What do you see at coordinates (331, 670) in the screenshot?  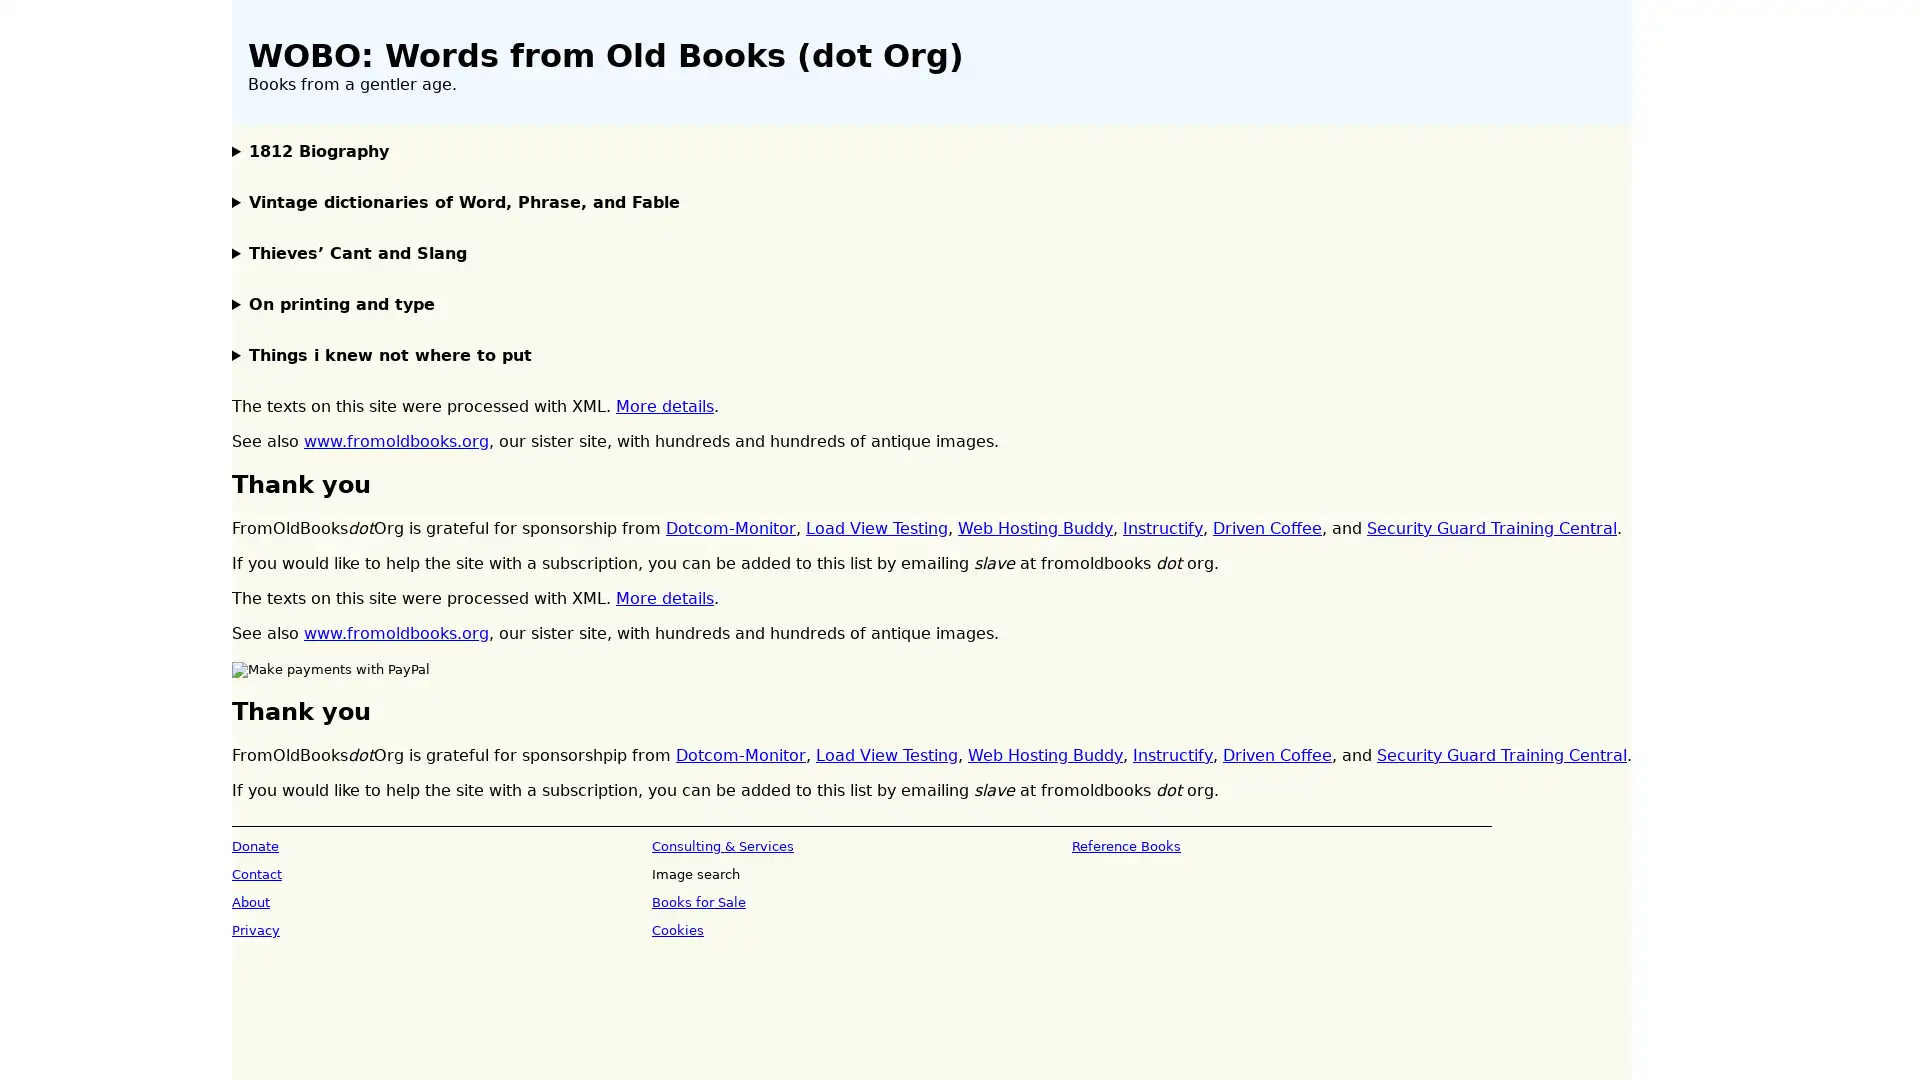 I see `Make payments with PayPal` at bounding box center [331, 670].